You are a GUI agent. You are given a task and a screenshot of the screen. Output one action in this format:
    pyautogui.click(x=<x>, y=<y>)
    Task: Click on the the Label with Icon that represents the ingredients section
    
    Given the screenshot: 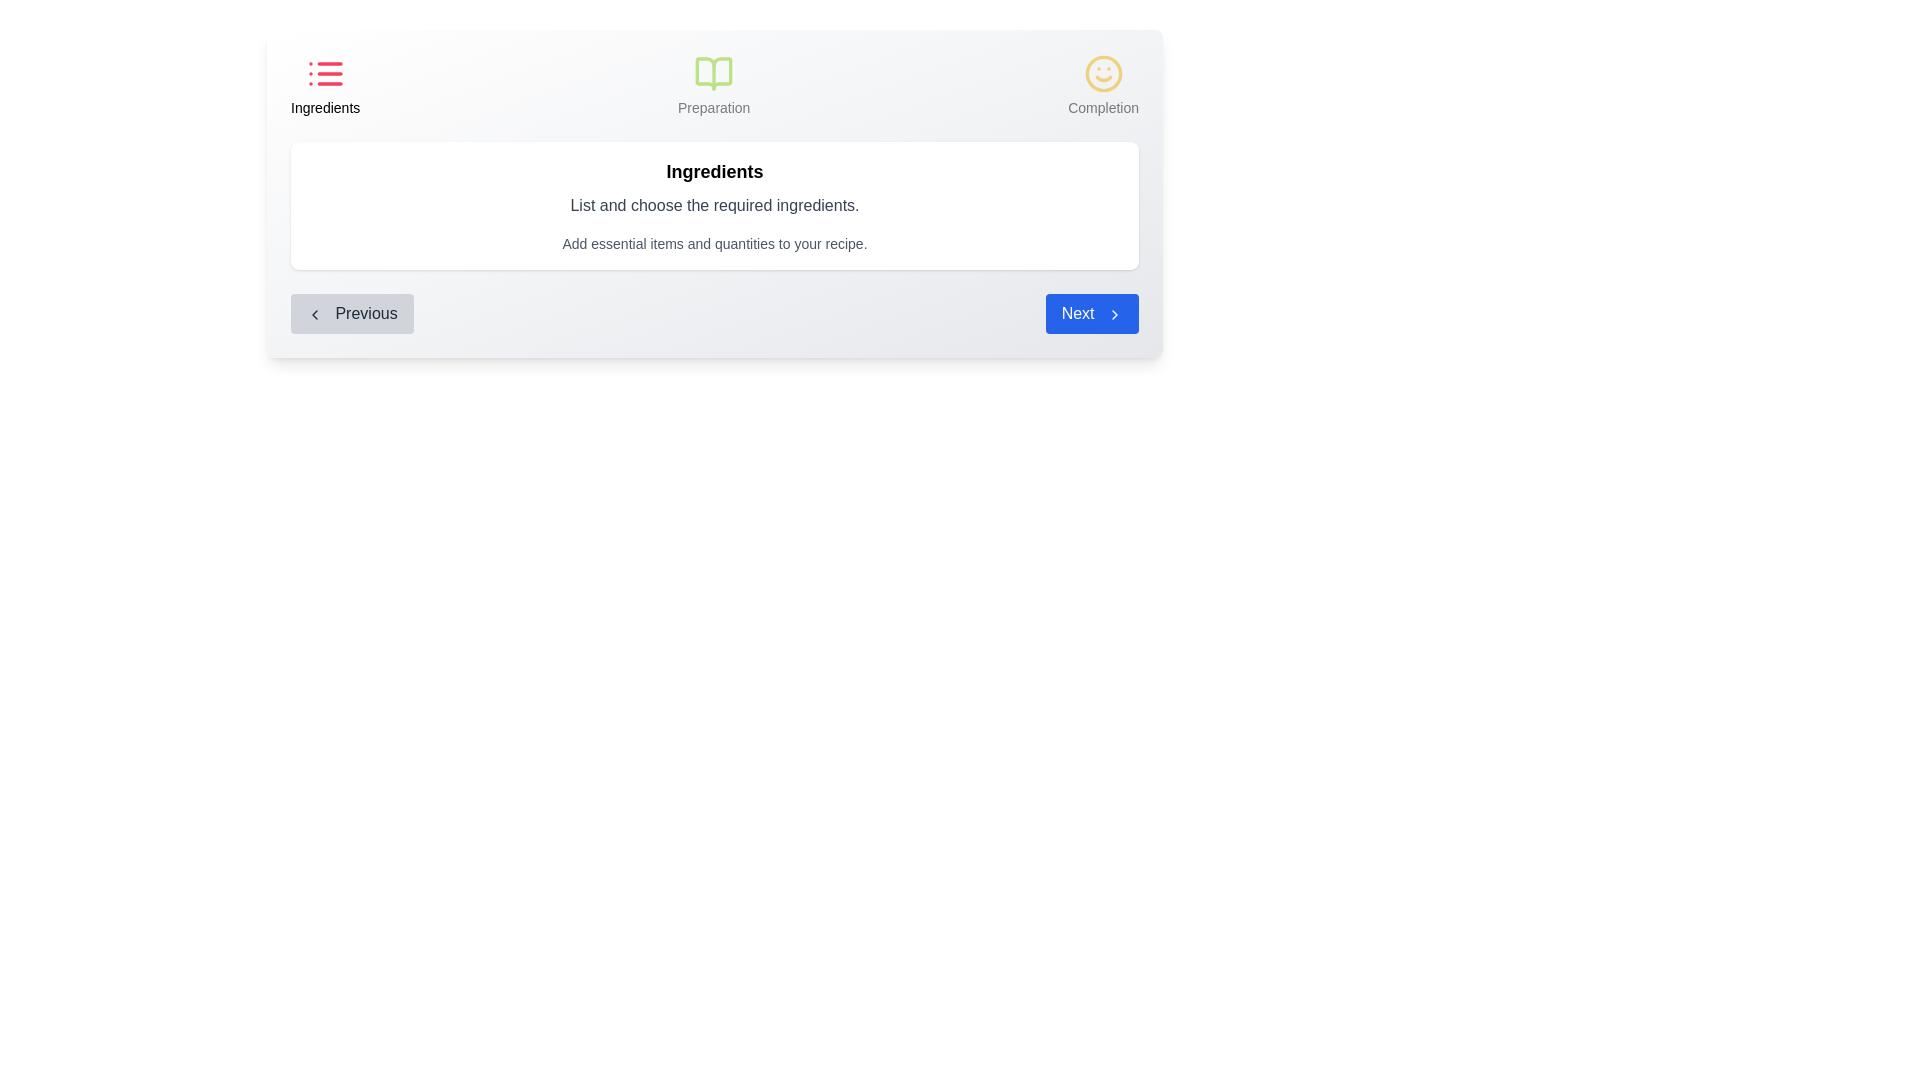 What is the action you would take?
    pyautogui.click(x=325, y=84)
    